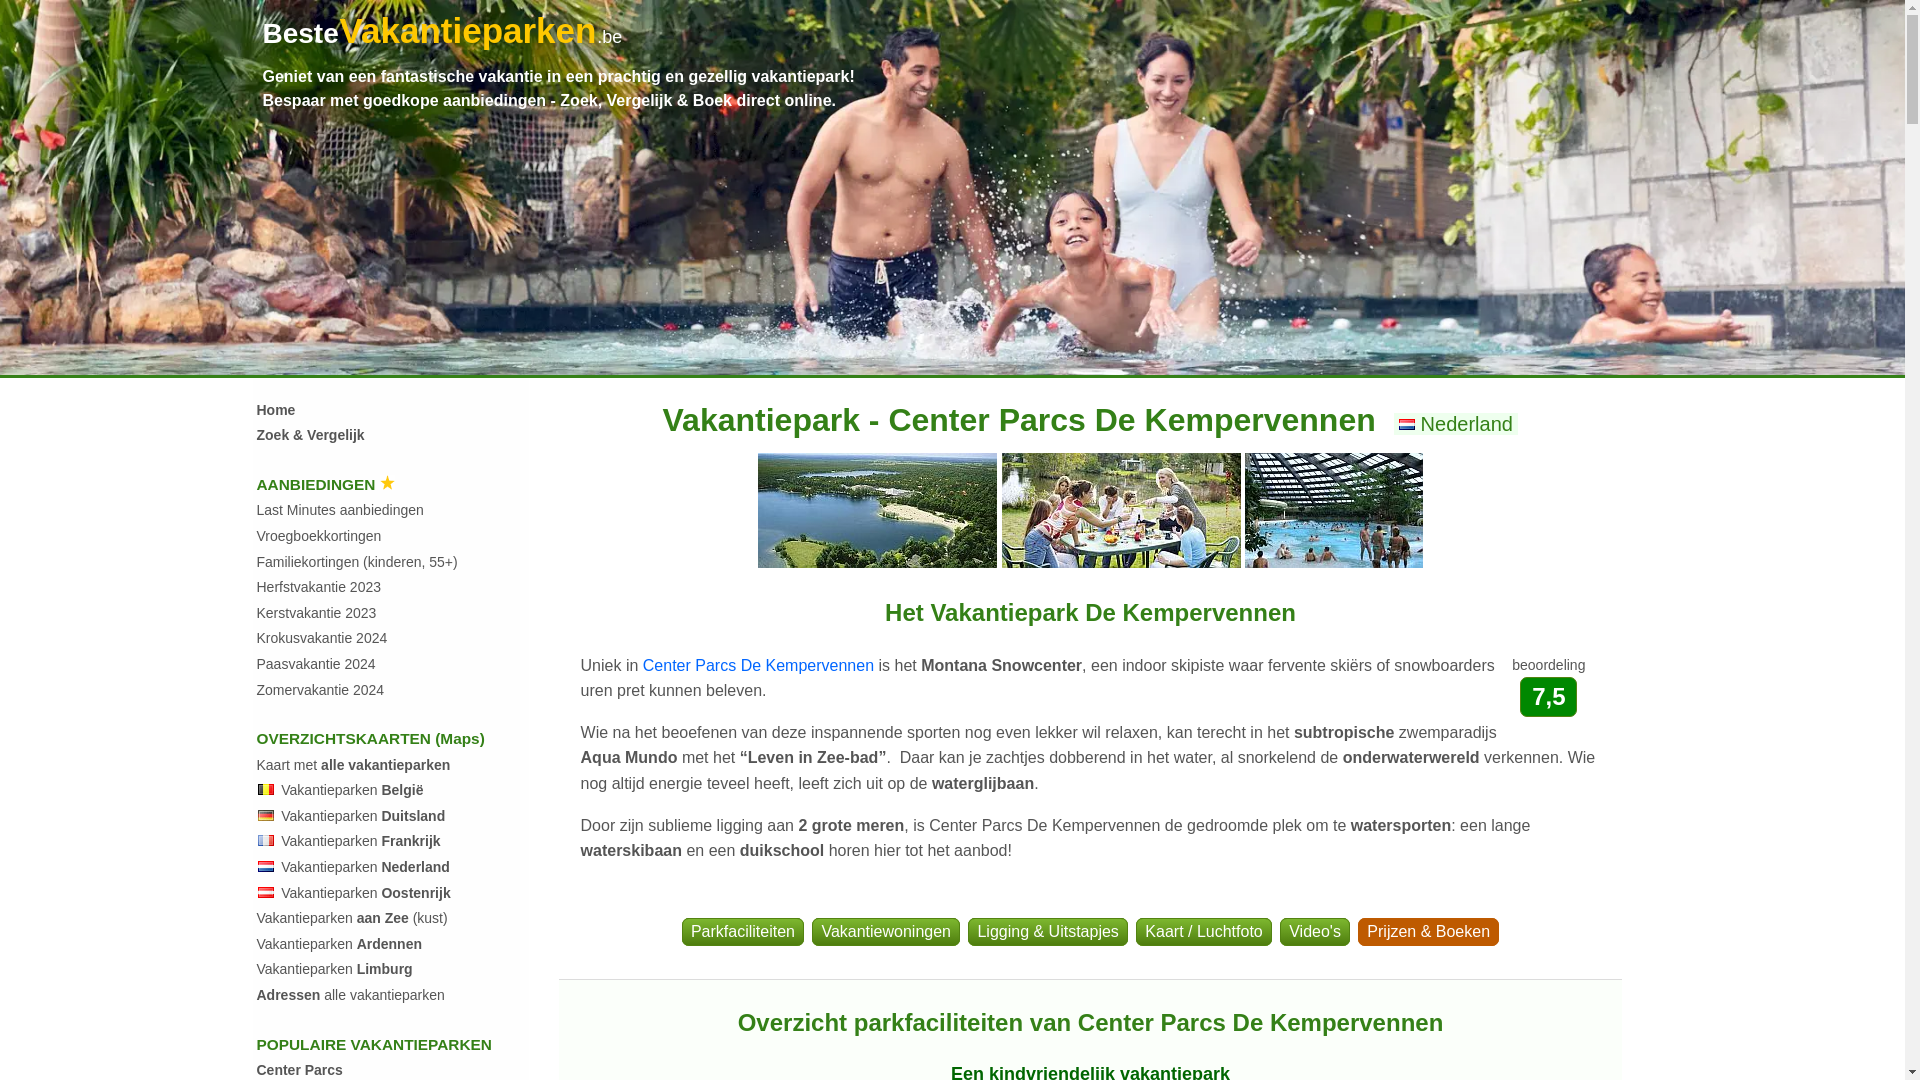 The width and height of the screenshot is (1920, 1080). I want to click on 'Vakantieparken Limburg', so click(334, 967).